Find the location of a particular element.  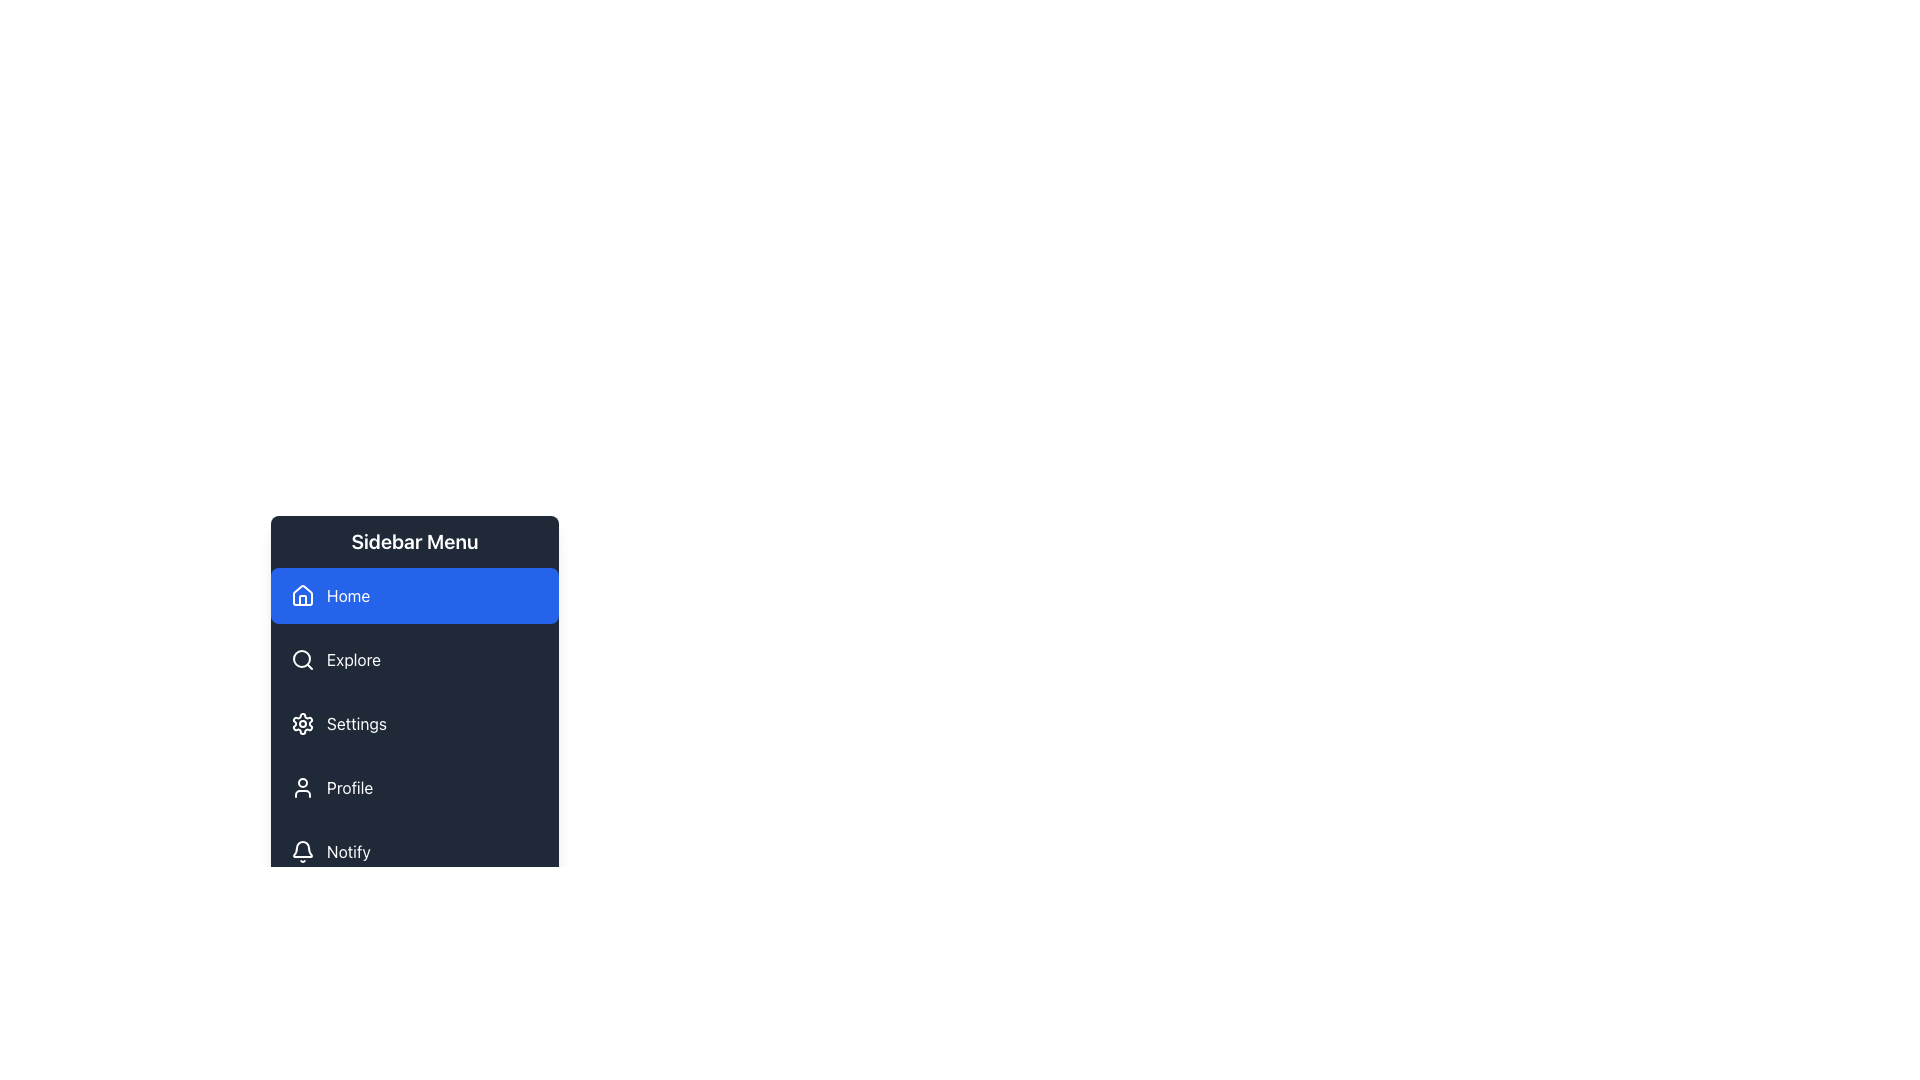

the 'Notify' button, which is the last menu item is located at coordinates (413, 852).